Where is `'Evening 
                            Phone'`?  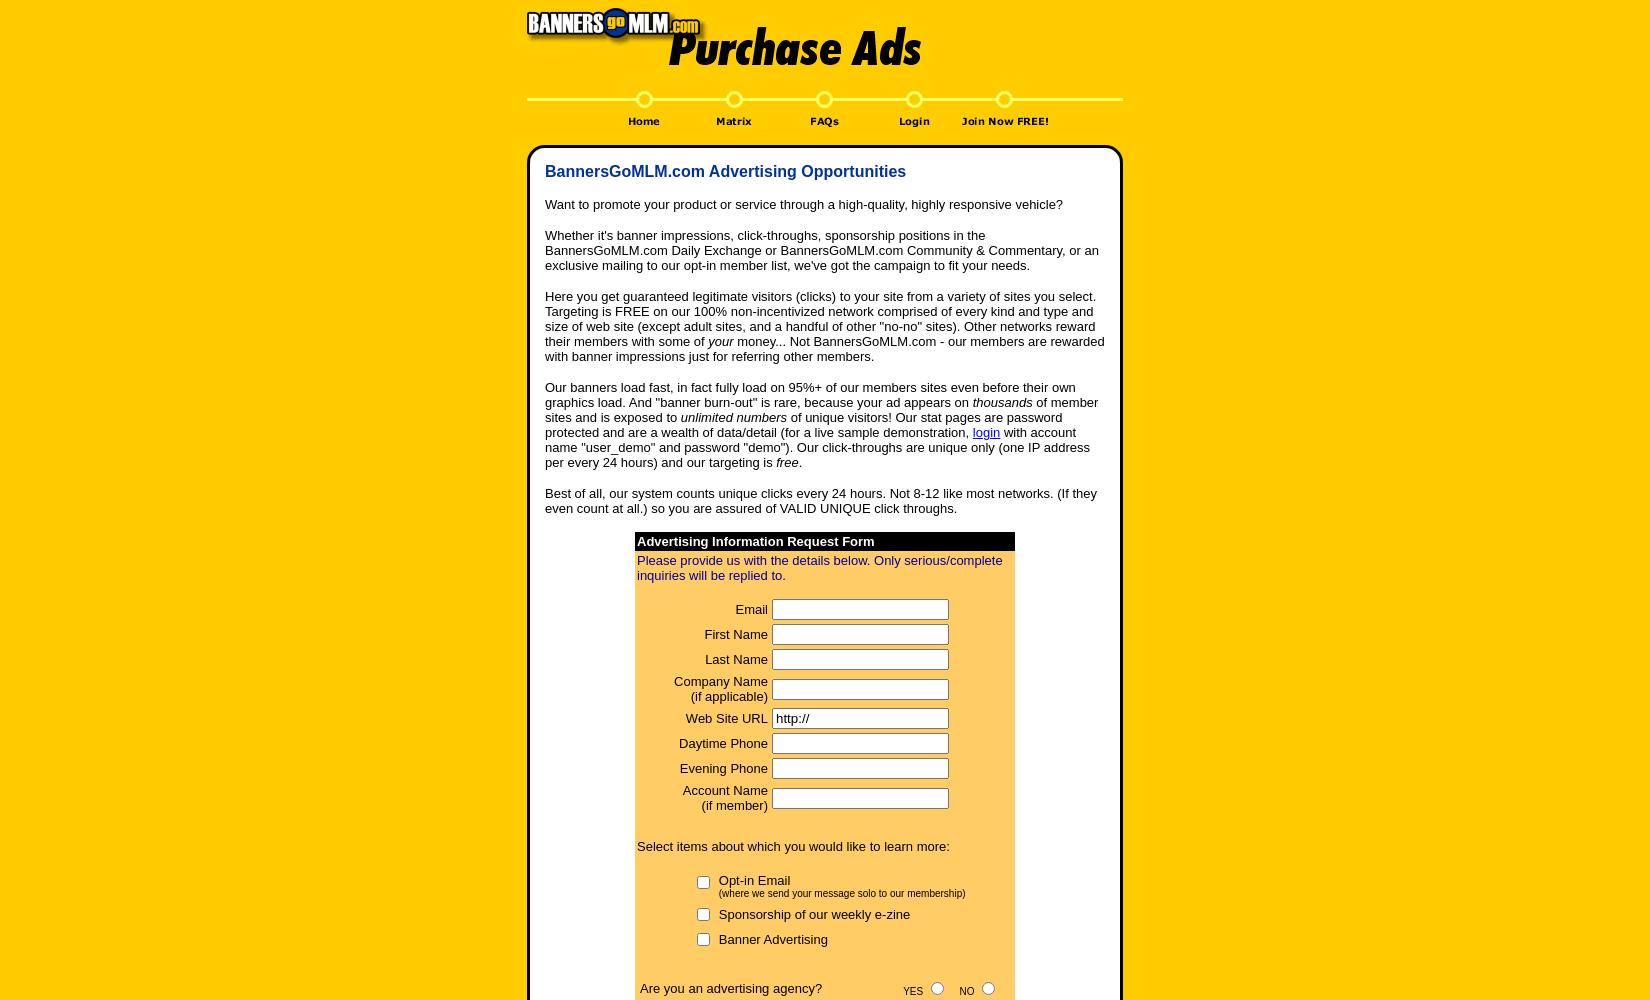 'Evening 
                            Phone' is located at coordinates (722, 768).